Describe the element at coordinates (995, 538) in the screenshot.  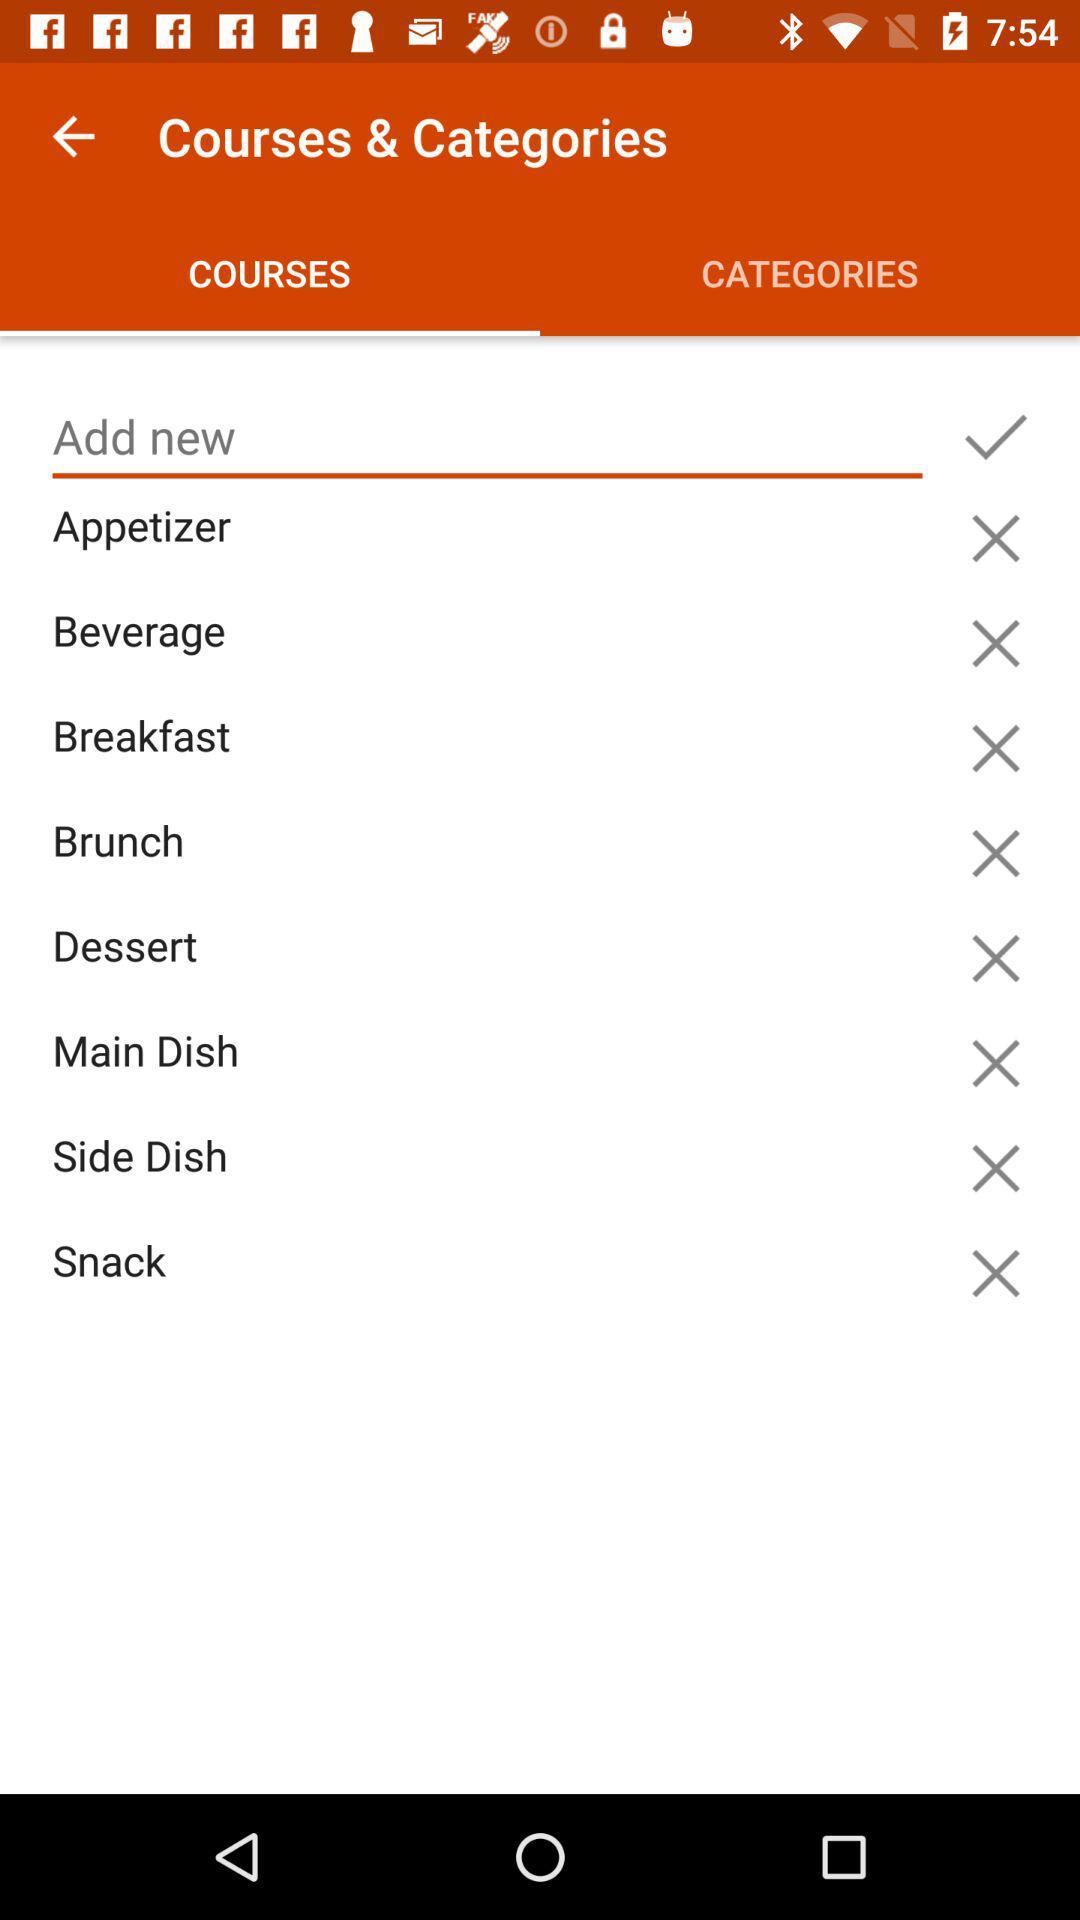
I see `deleter` at that location.